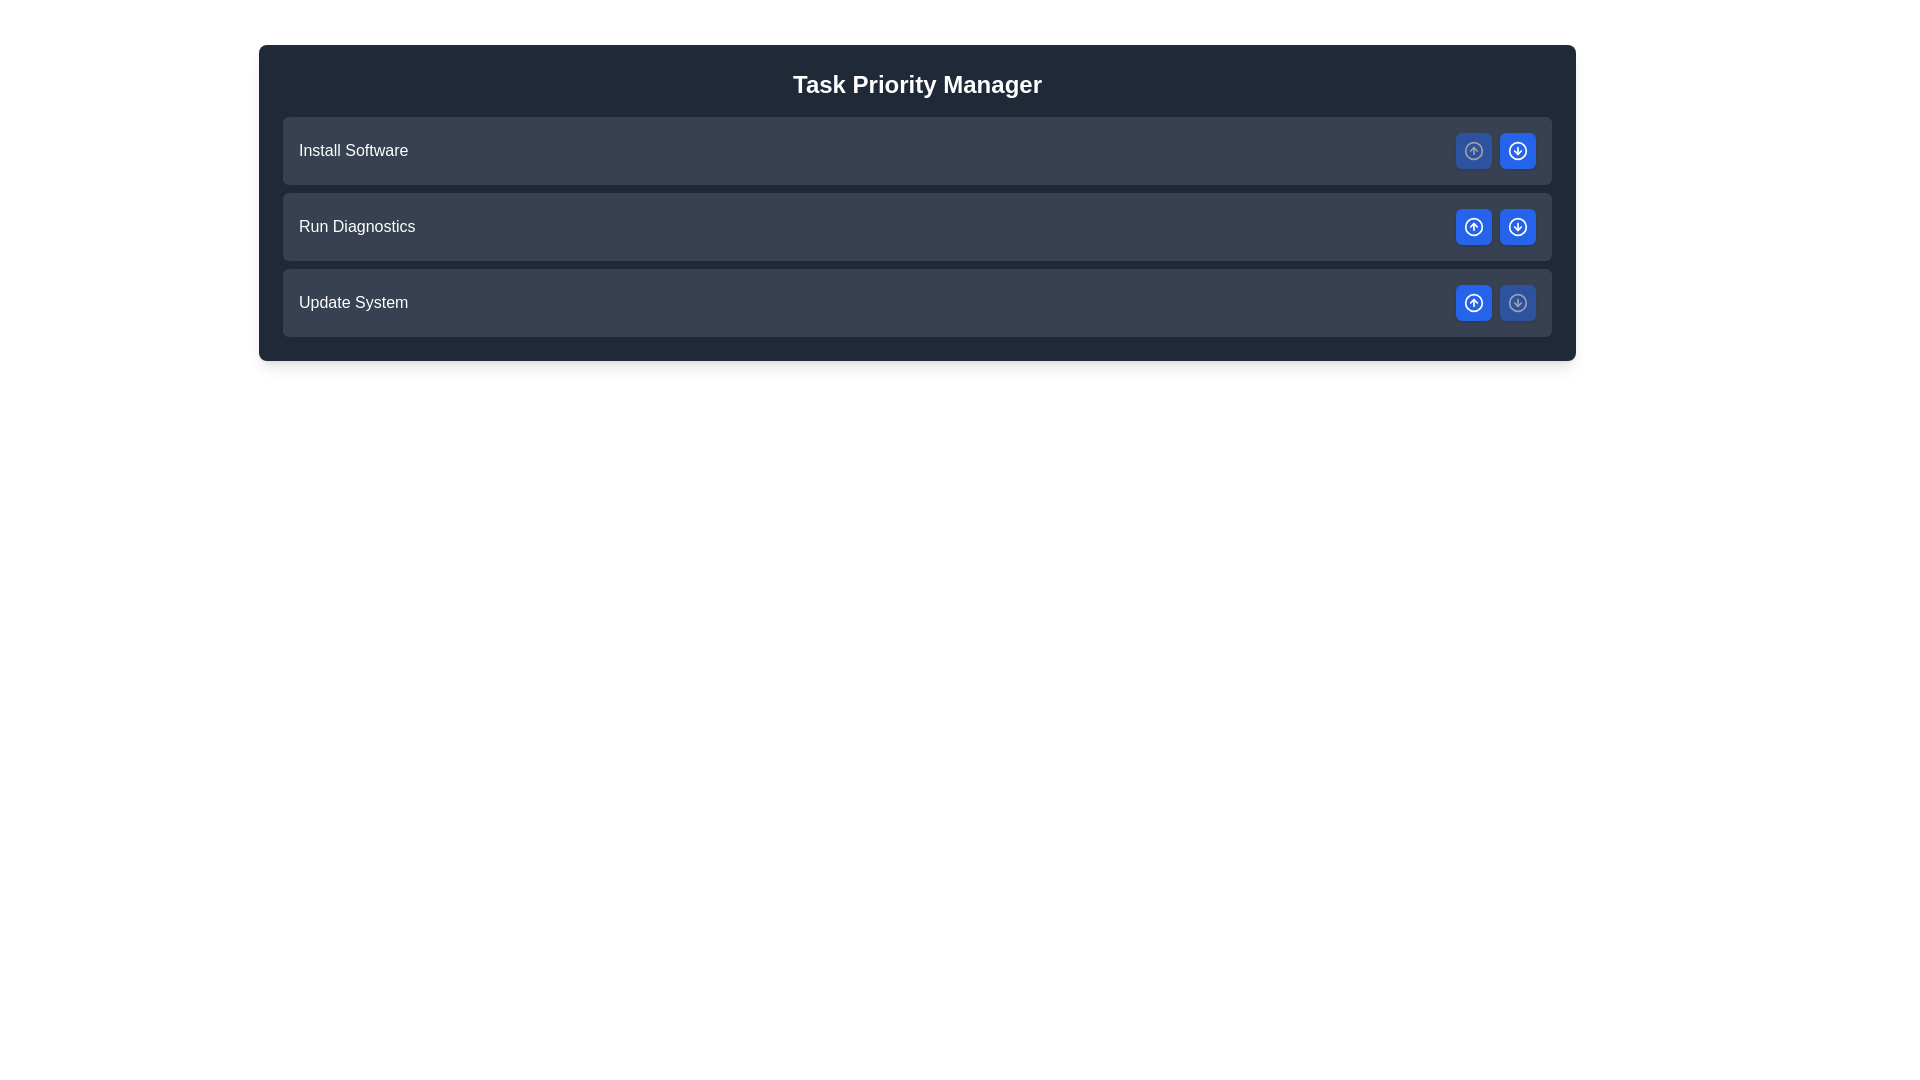 This screenshot has width=1920, height=1080. Describe the element at coordinates (1473, 303) in the screenshot. I see `the blue button with rounded corners and an upwards-pointing arrow symbol, located in the third row corresponding to the 'Update System' entry` at that location.